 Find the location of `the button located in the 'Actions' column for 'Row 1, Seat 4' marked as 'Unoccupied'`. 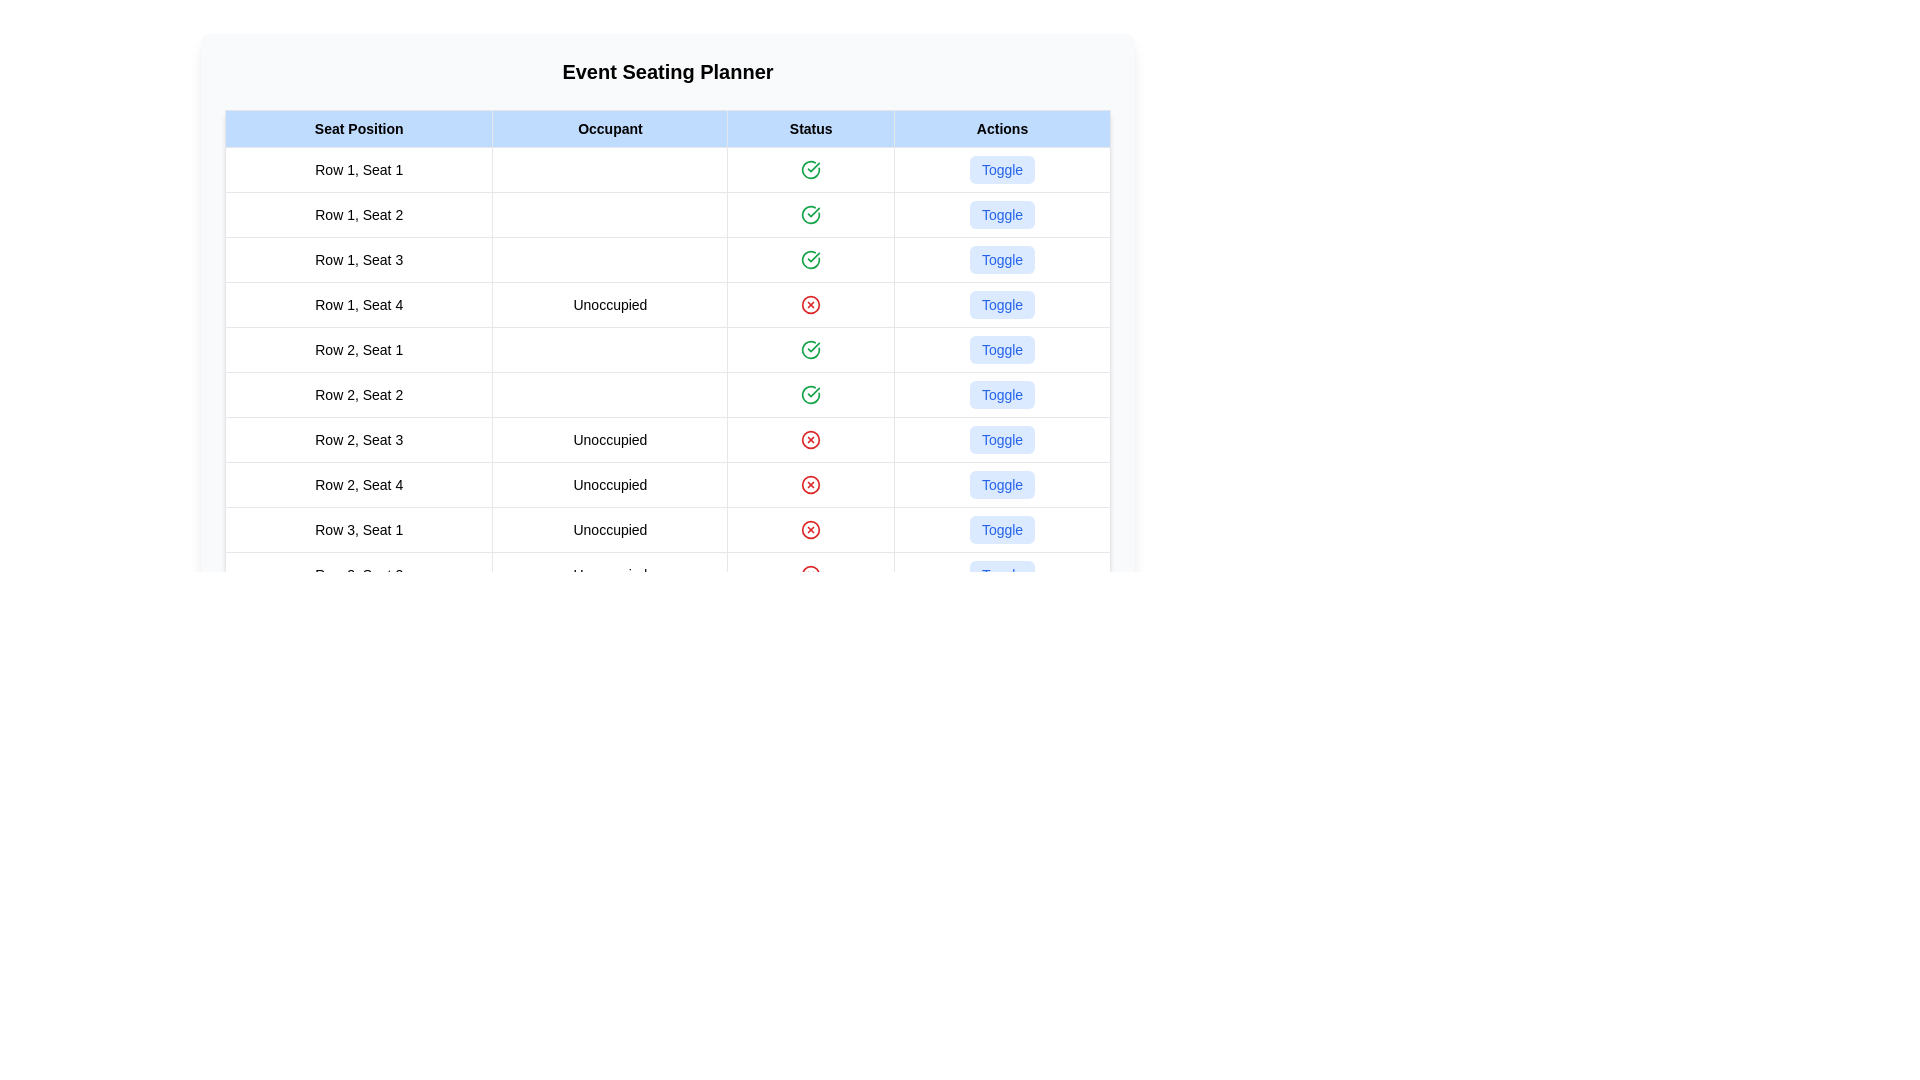

the button located in the 'Actions' column for 'Row 1, Seat 4' marked as 'Unoccupied' is located at coordinates (1002, 304).